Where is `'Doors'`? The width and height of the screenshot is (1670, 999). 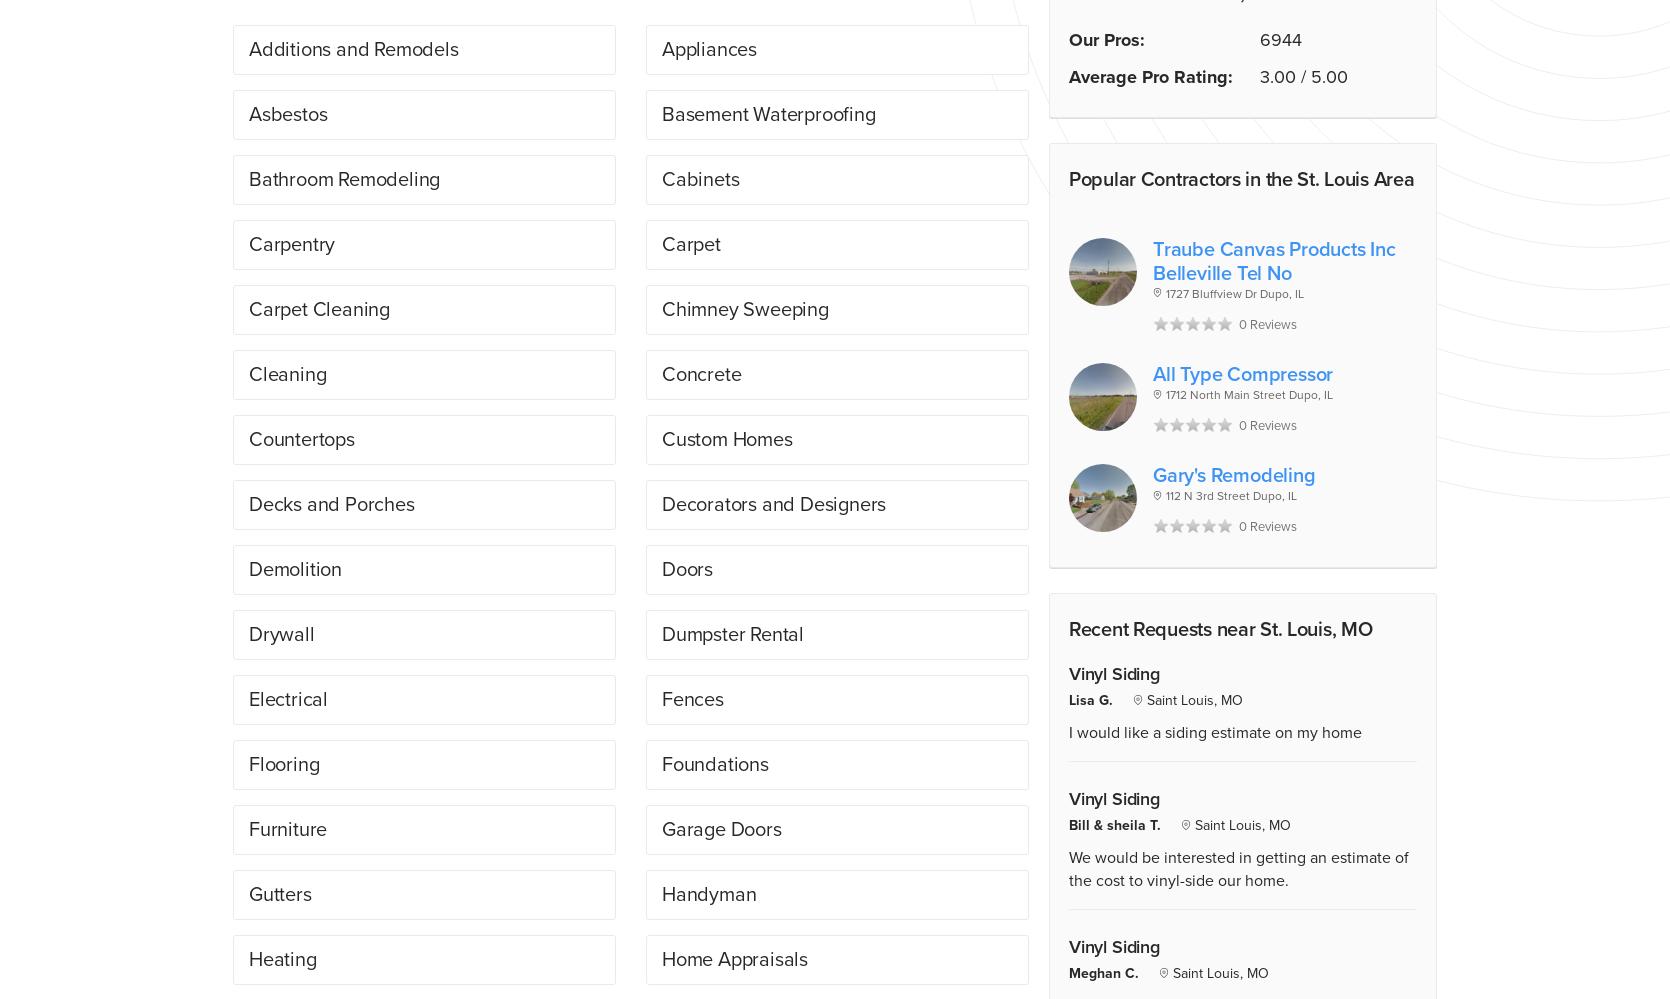
'Doors' is located at coordinates (687, 569).